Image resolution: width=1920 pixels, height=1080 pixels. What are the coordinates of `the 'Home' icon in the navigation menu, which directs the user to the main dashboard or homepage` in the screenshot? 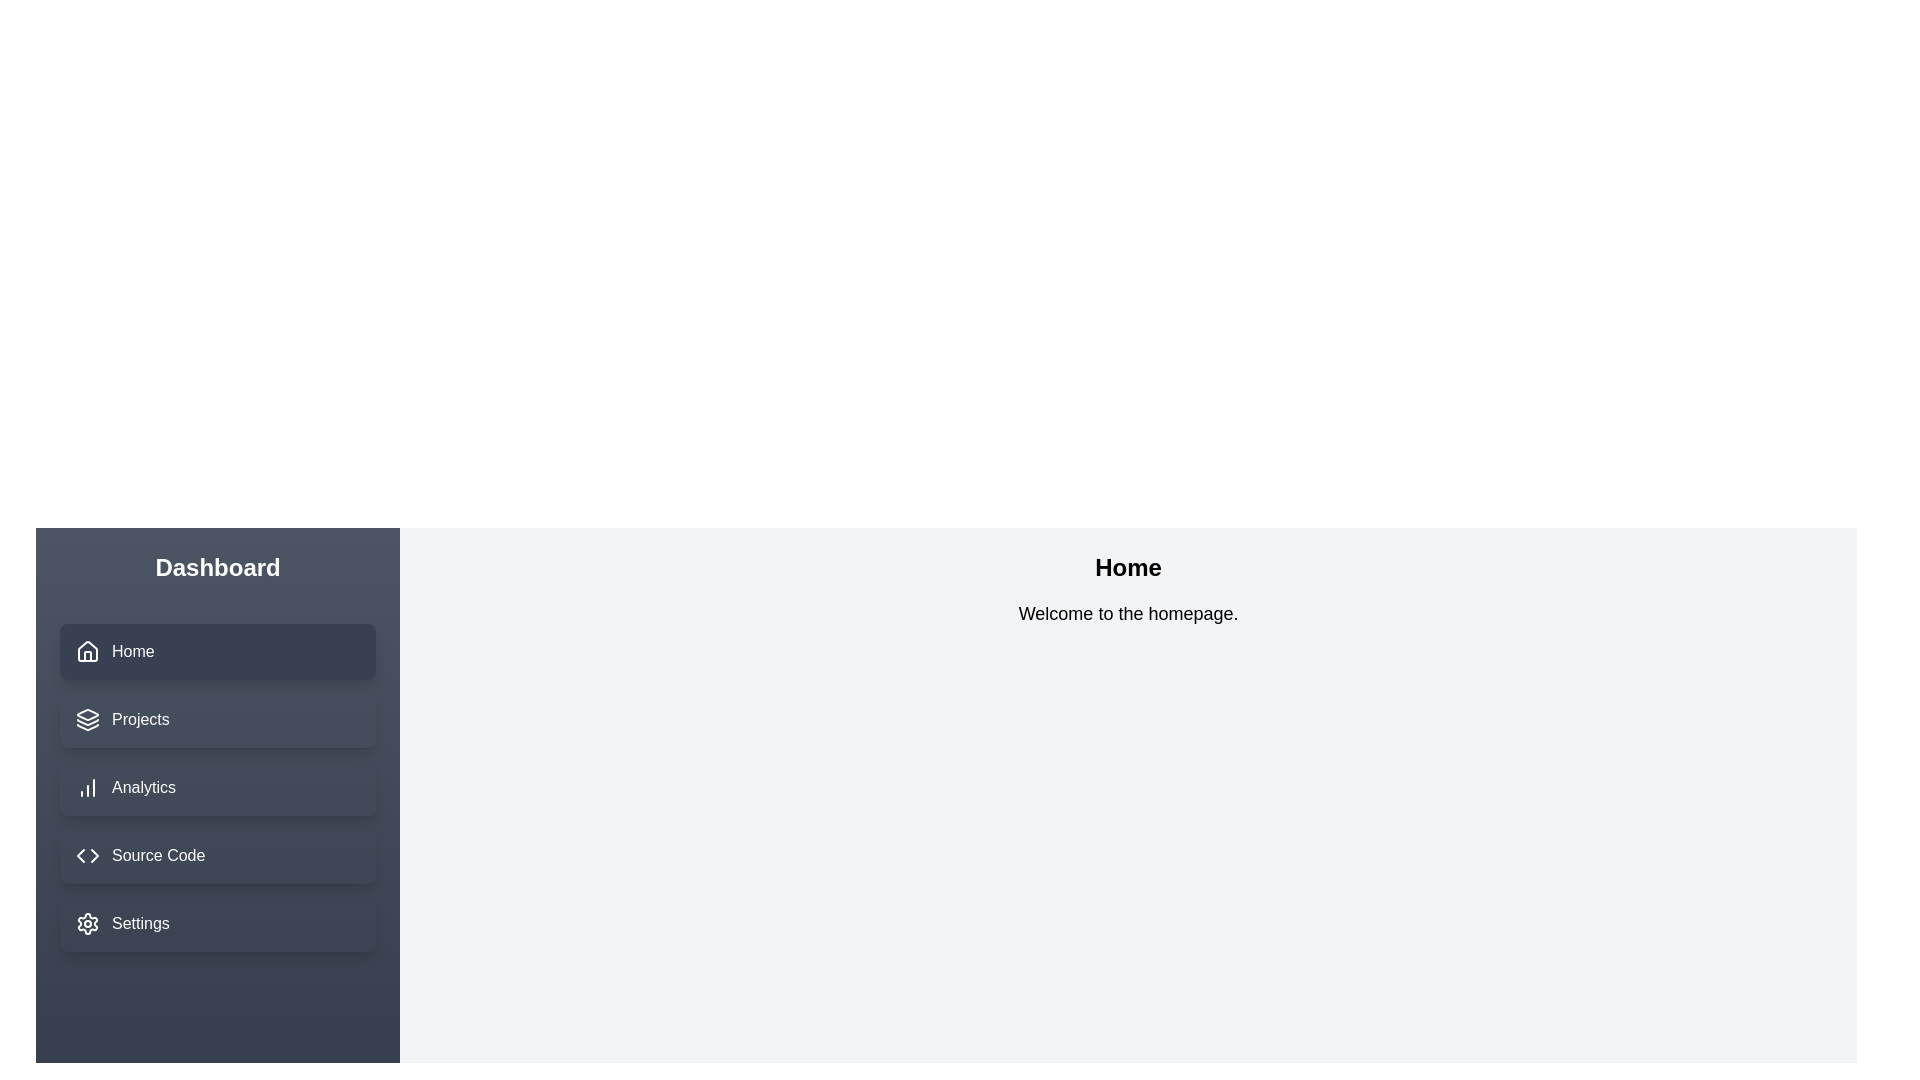 It's located at (86, 651).